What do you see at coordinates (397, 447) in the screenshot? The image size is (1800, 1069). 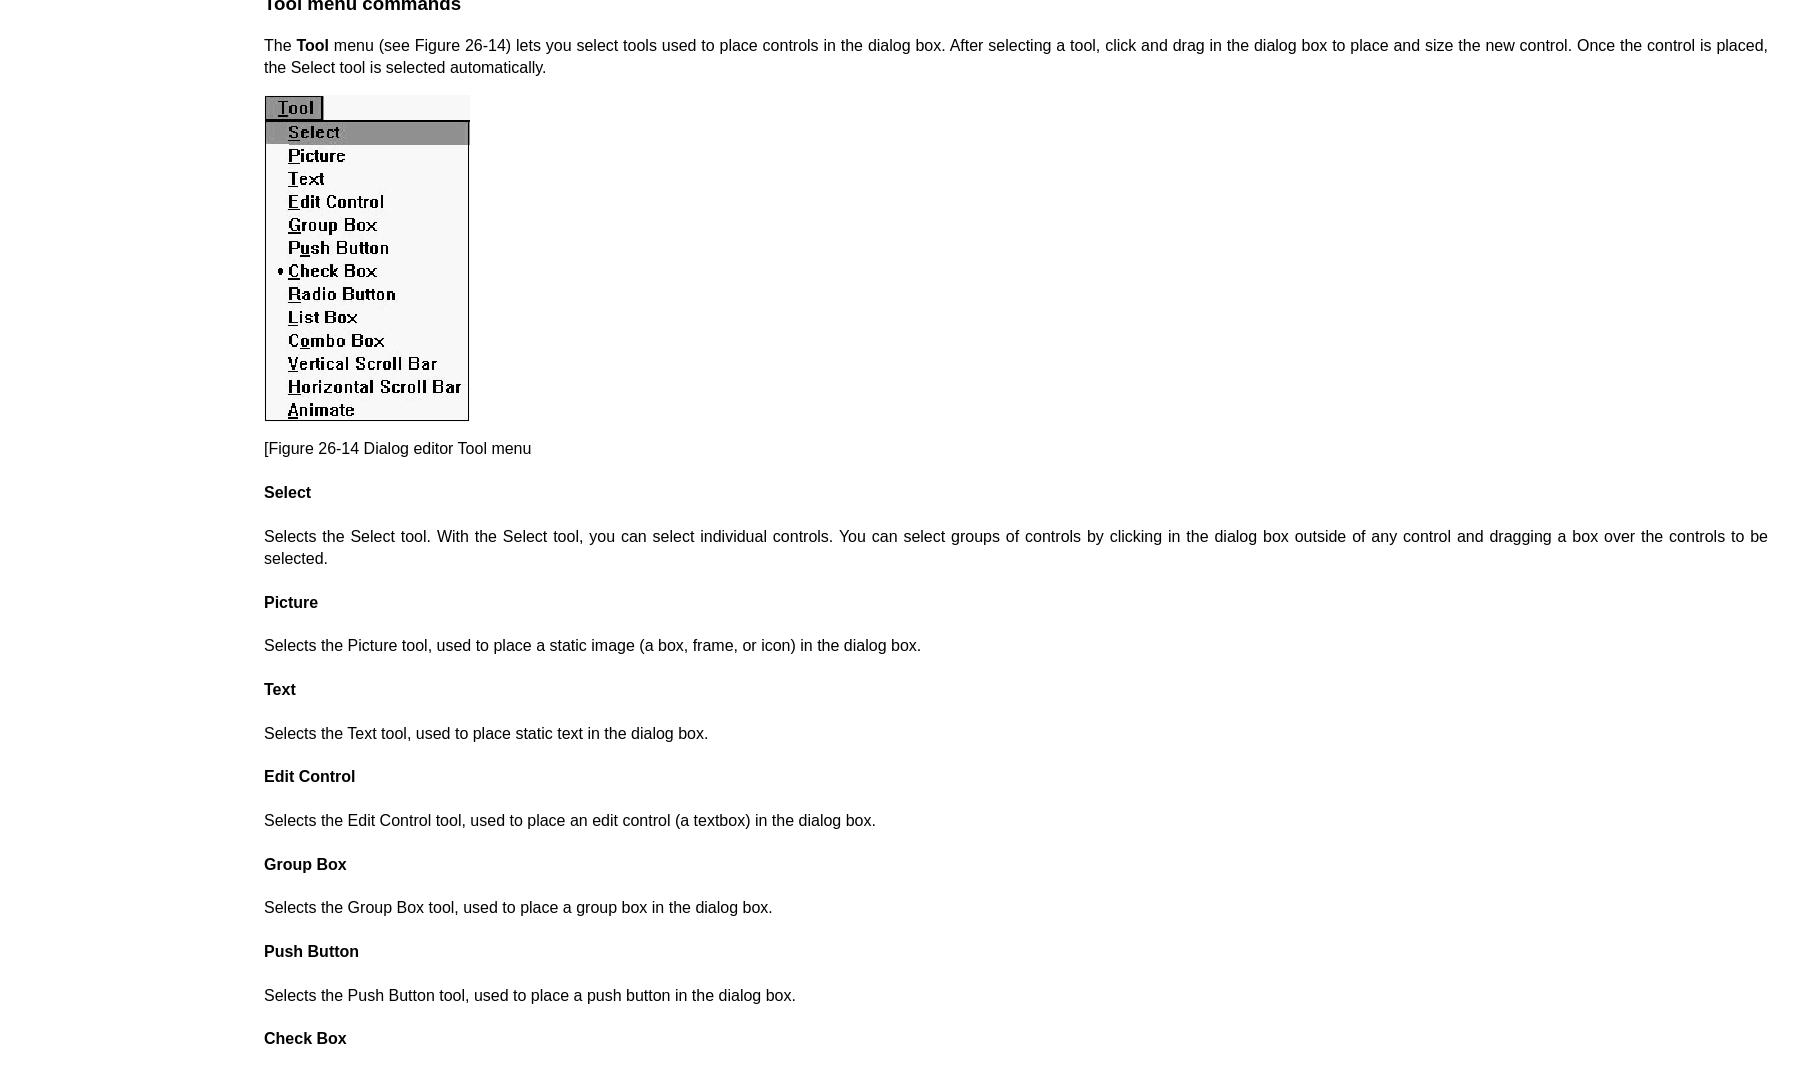 I see `'[Figure 26-14 Dialog editor Tool menu'` at bounding box center [397, 447].